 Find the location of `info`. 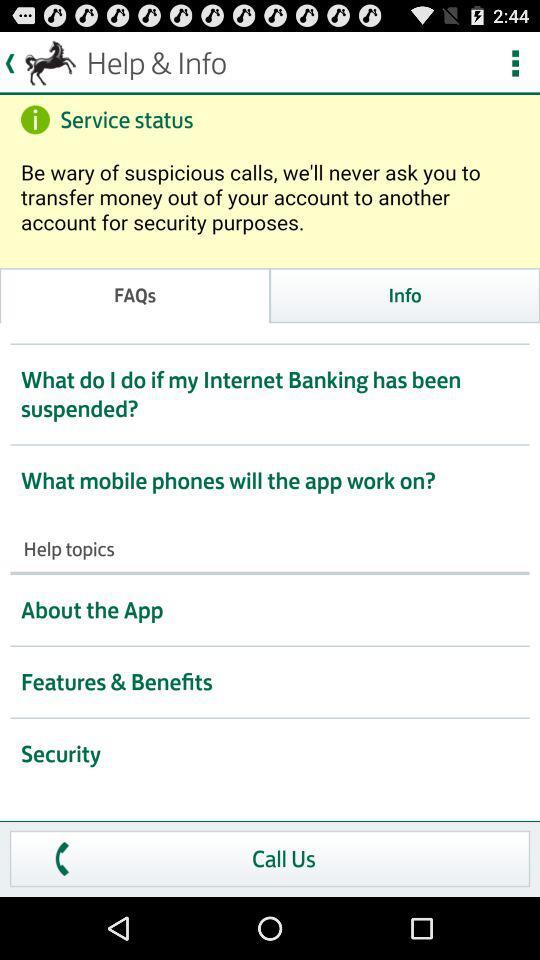

info is located at coordinates (405, 294).